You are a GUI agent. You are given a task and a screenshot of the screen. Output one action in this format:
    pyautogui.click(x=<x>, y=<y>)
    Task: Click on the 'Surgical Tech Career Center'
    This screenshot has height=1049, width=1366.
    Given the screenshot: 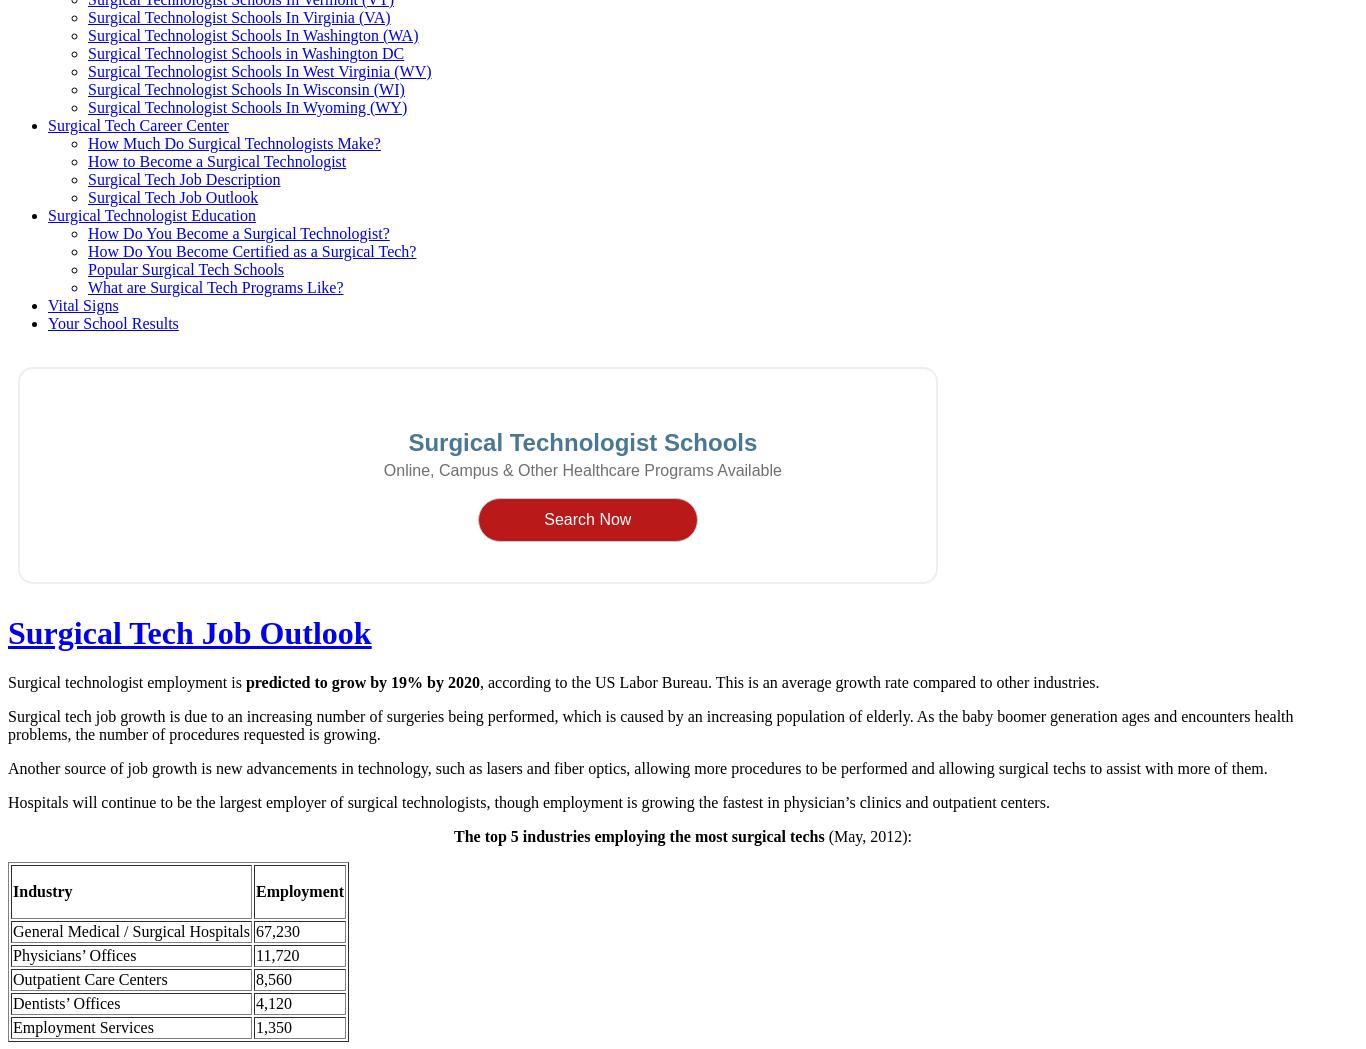 What is the action you would take?
    pyautogui.click(x=47, y=124)
    